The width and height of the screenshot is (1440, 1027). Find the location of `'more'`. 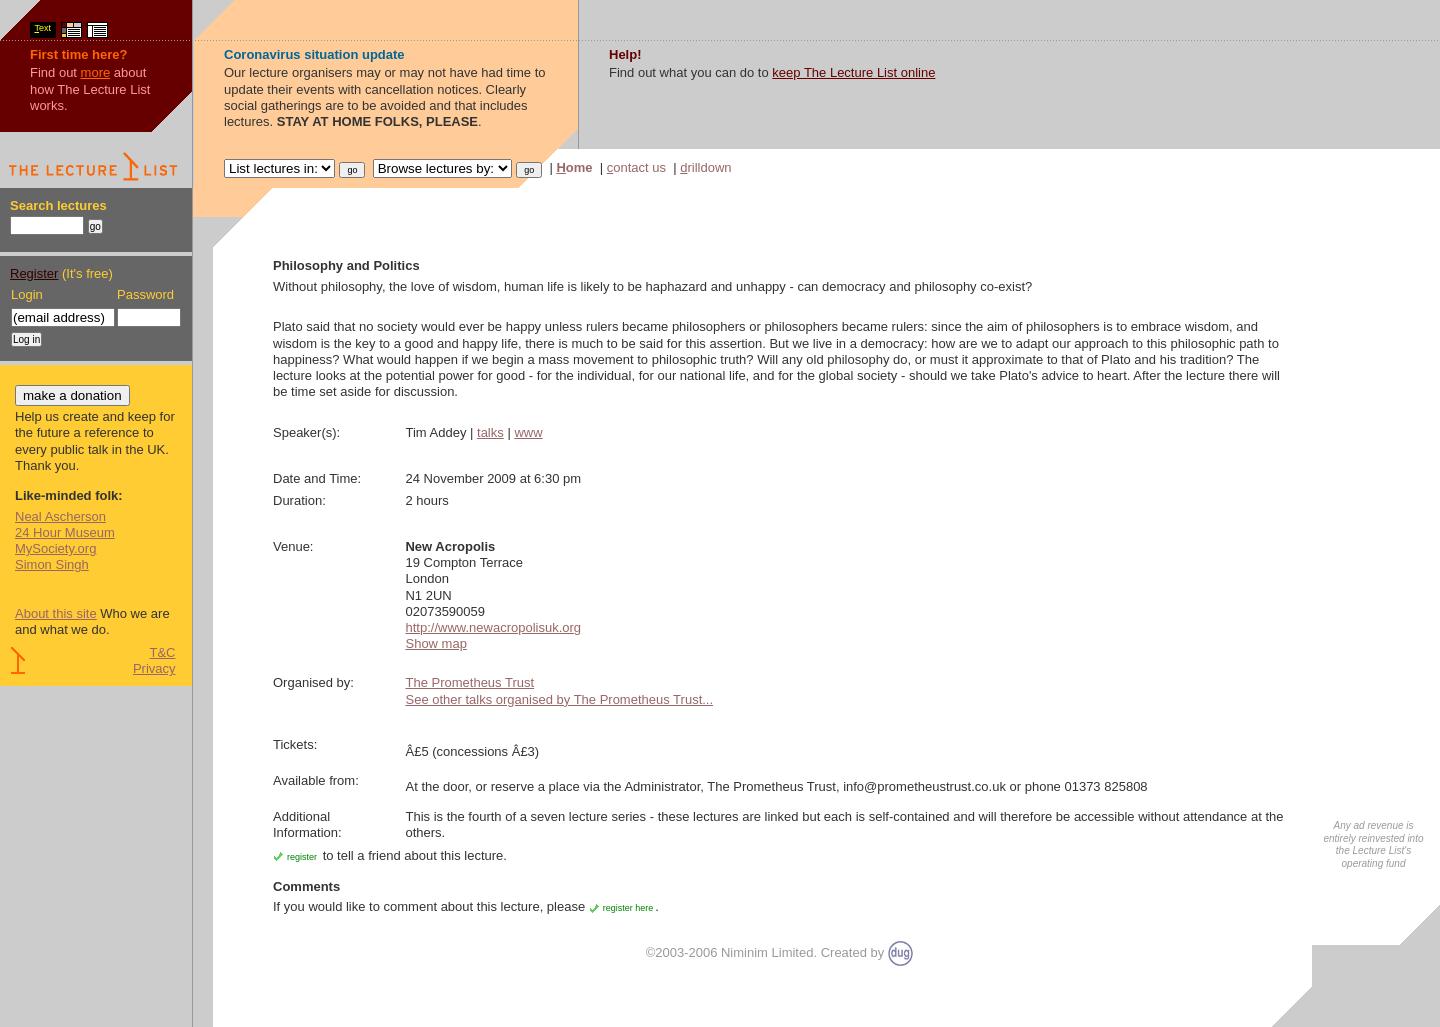

'more' is located at coordinates (95, 71).